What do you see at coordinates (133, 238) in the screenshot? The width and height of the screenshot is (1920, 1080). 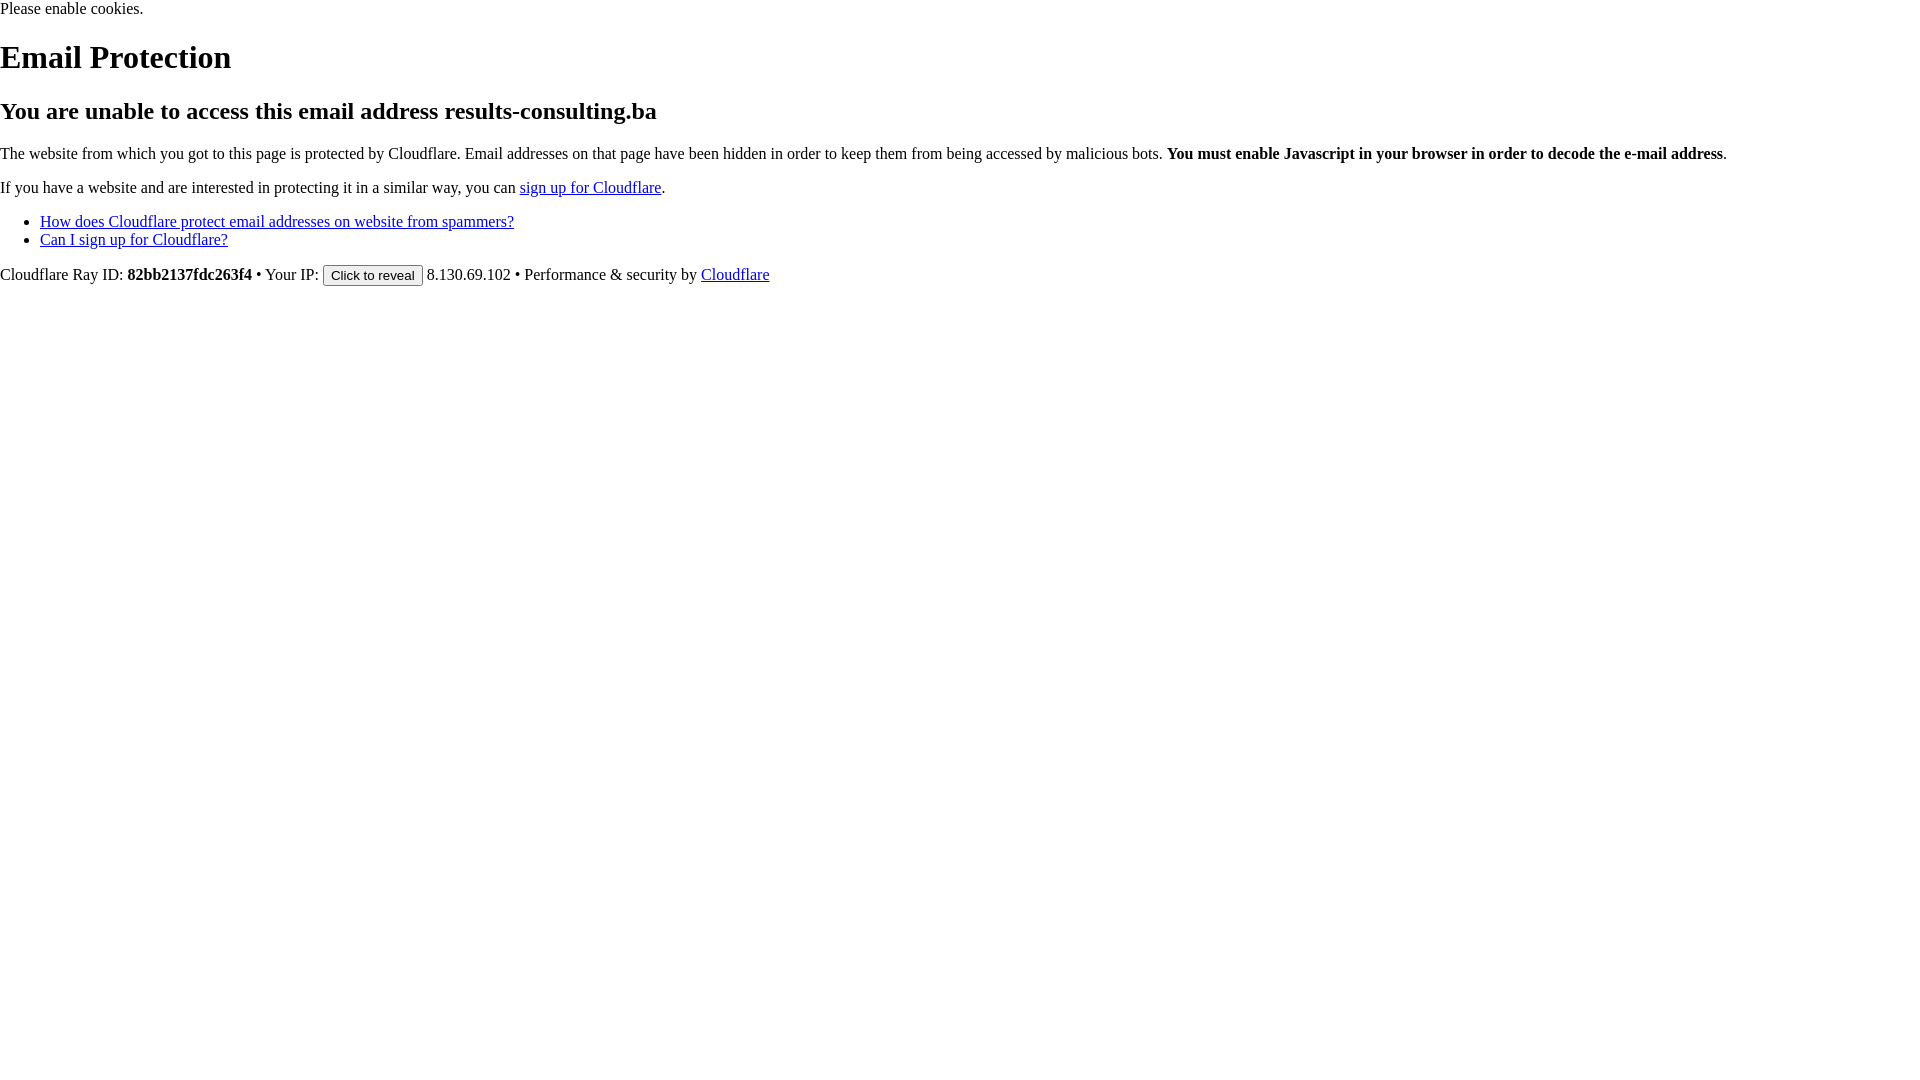 I see `'Can I sign up for Cloudflare?'` at bounding box center [133, 238].